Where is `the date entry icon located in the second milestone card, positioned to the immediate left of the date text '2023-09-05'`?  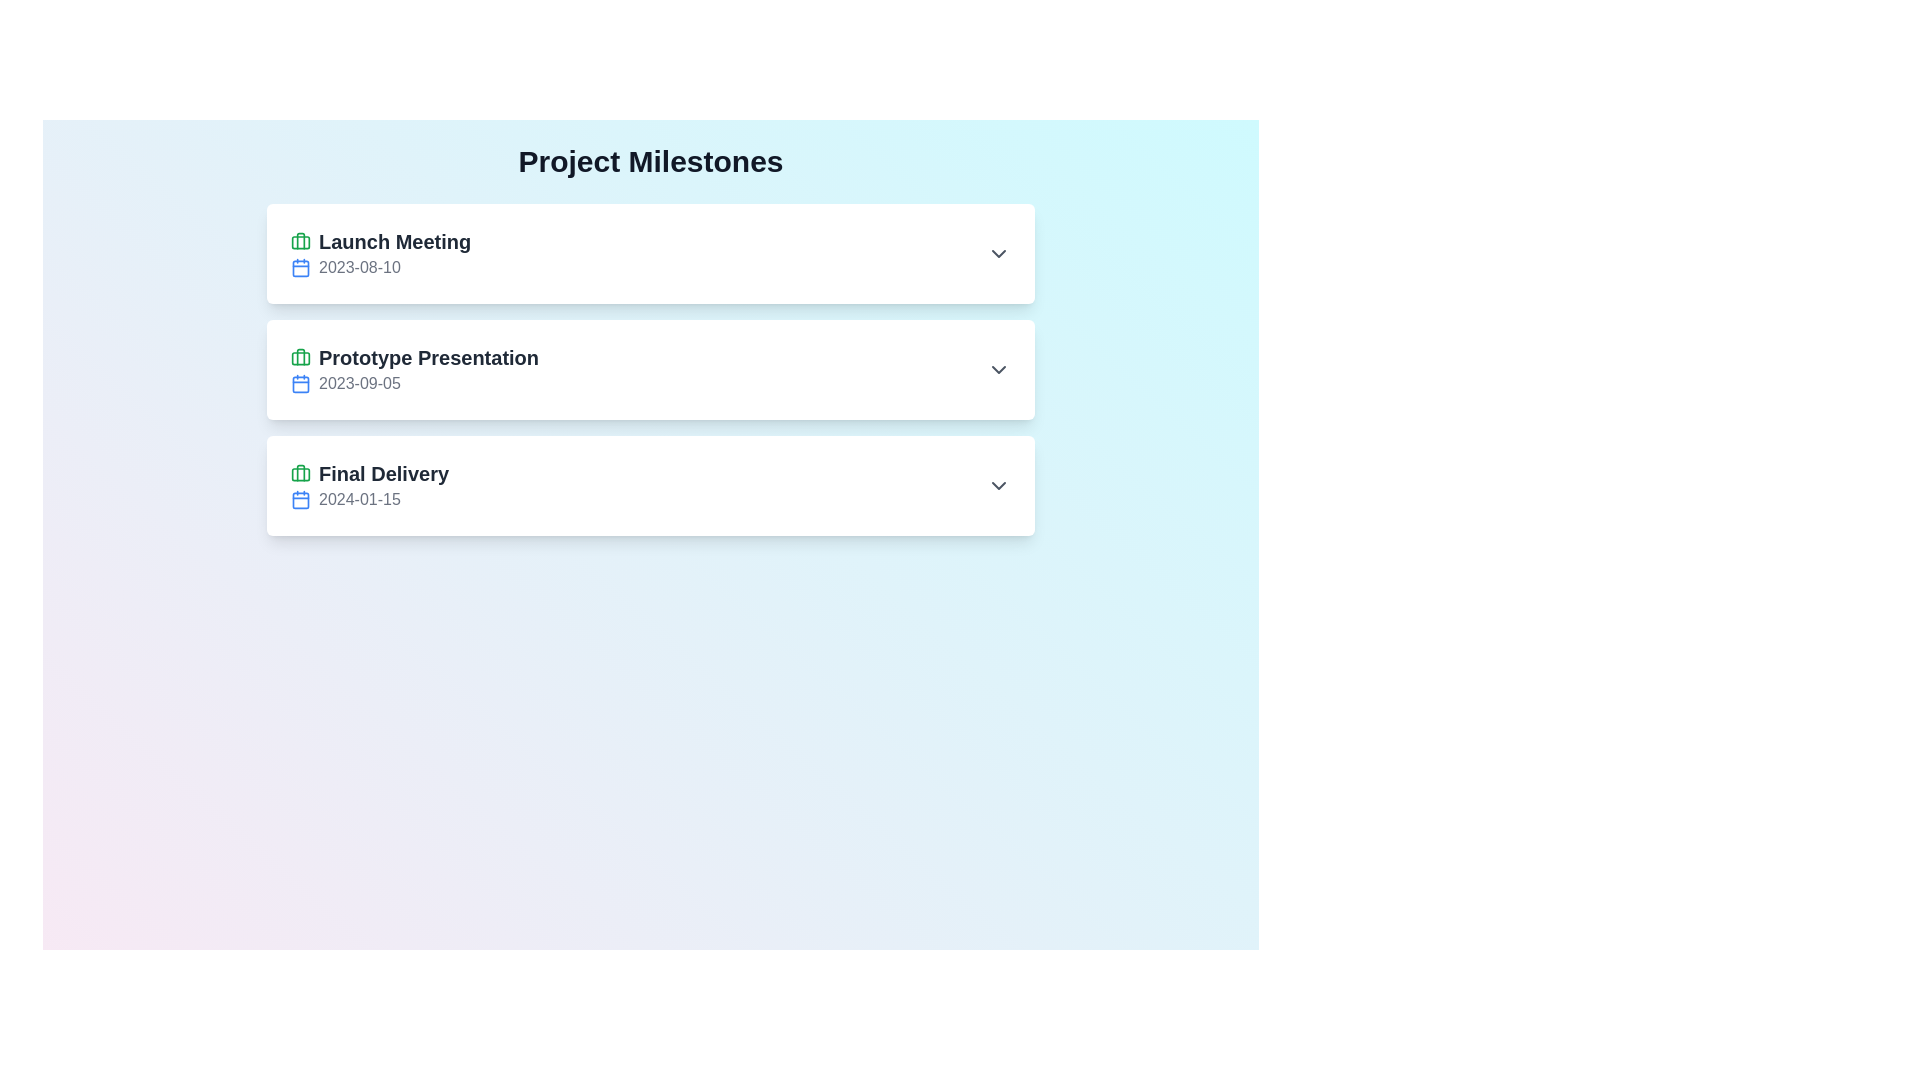 the date entry icon located in the second milestone card, positioned to the immediate left of the date text '2023-09-05' is located at coordinates (300, 384).